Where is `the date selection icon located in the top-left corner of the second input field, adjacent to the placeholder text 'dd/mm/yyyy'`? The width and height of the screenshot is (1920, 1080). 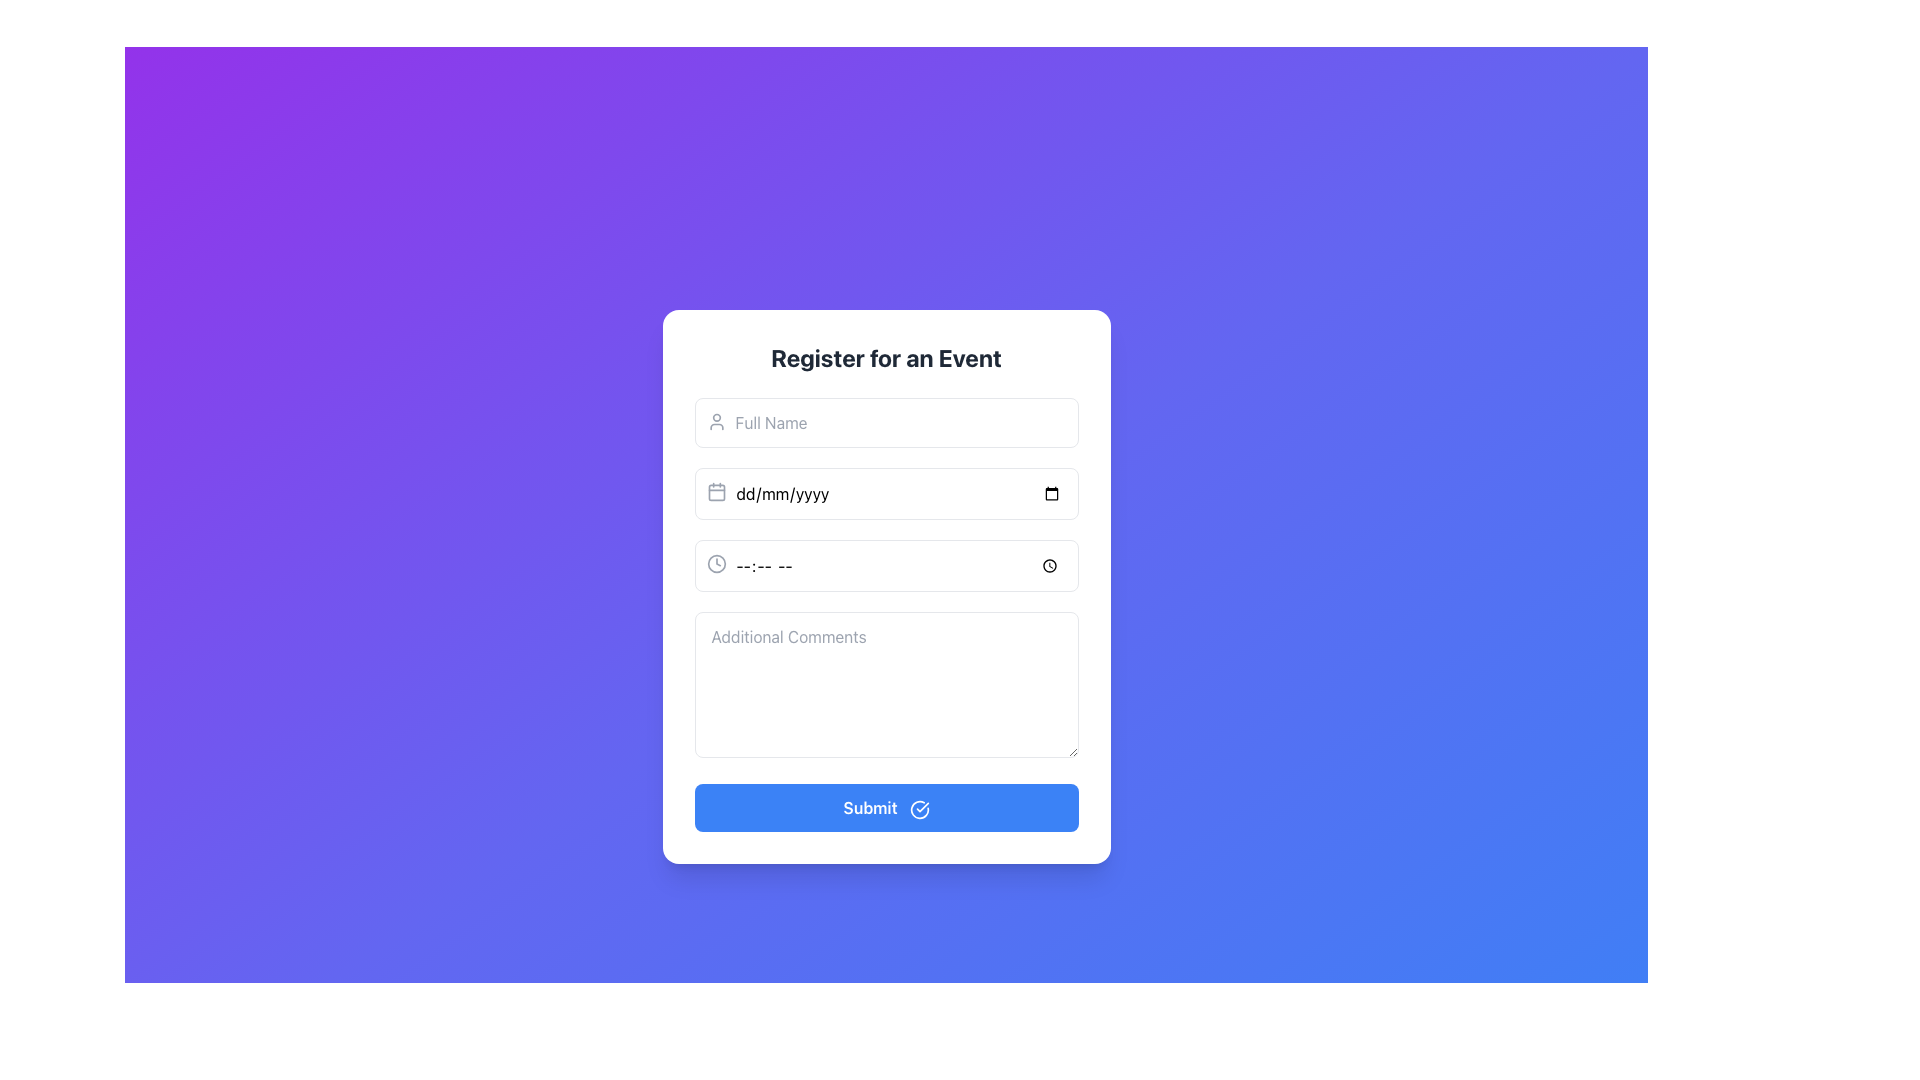 the date selection icon located in the top-left corner of the second input field, adjacent to the placeholder text 'dd/mm/yyyy' is located at coordinates (716, 492).